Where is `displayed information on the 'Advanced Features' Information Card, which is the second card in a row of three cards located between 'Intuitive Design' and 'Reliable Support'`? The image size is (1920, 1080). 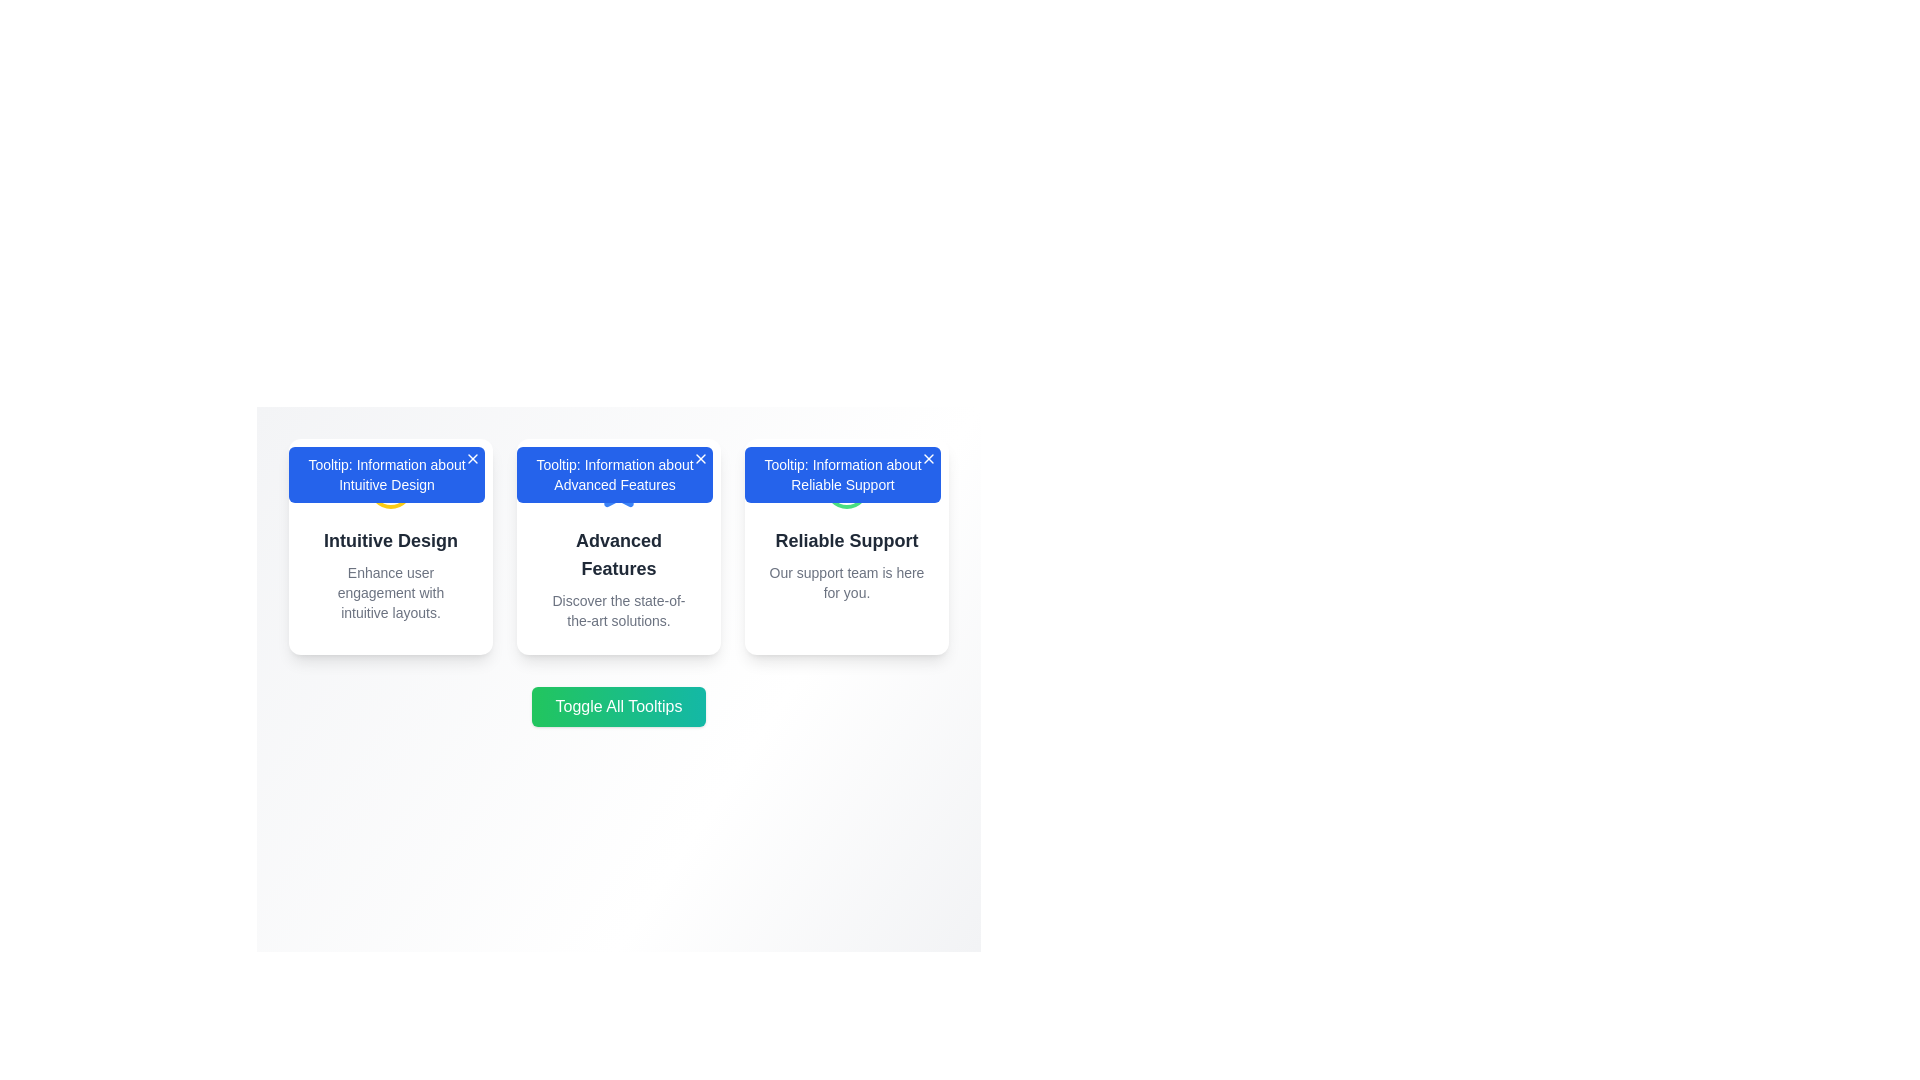 displayed information on the 'Advanced Features' Information Card, which is the second card in a row of three cards located between 'Intuitive Design' and 'Reliable Support' is located at coordinates (618, 547).